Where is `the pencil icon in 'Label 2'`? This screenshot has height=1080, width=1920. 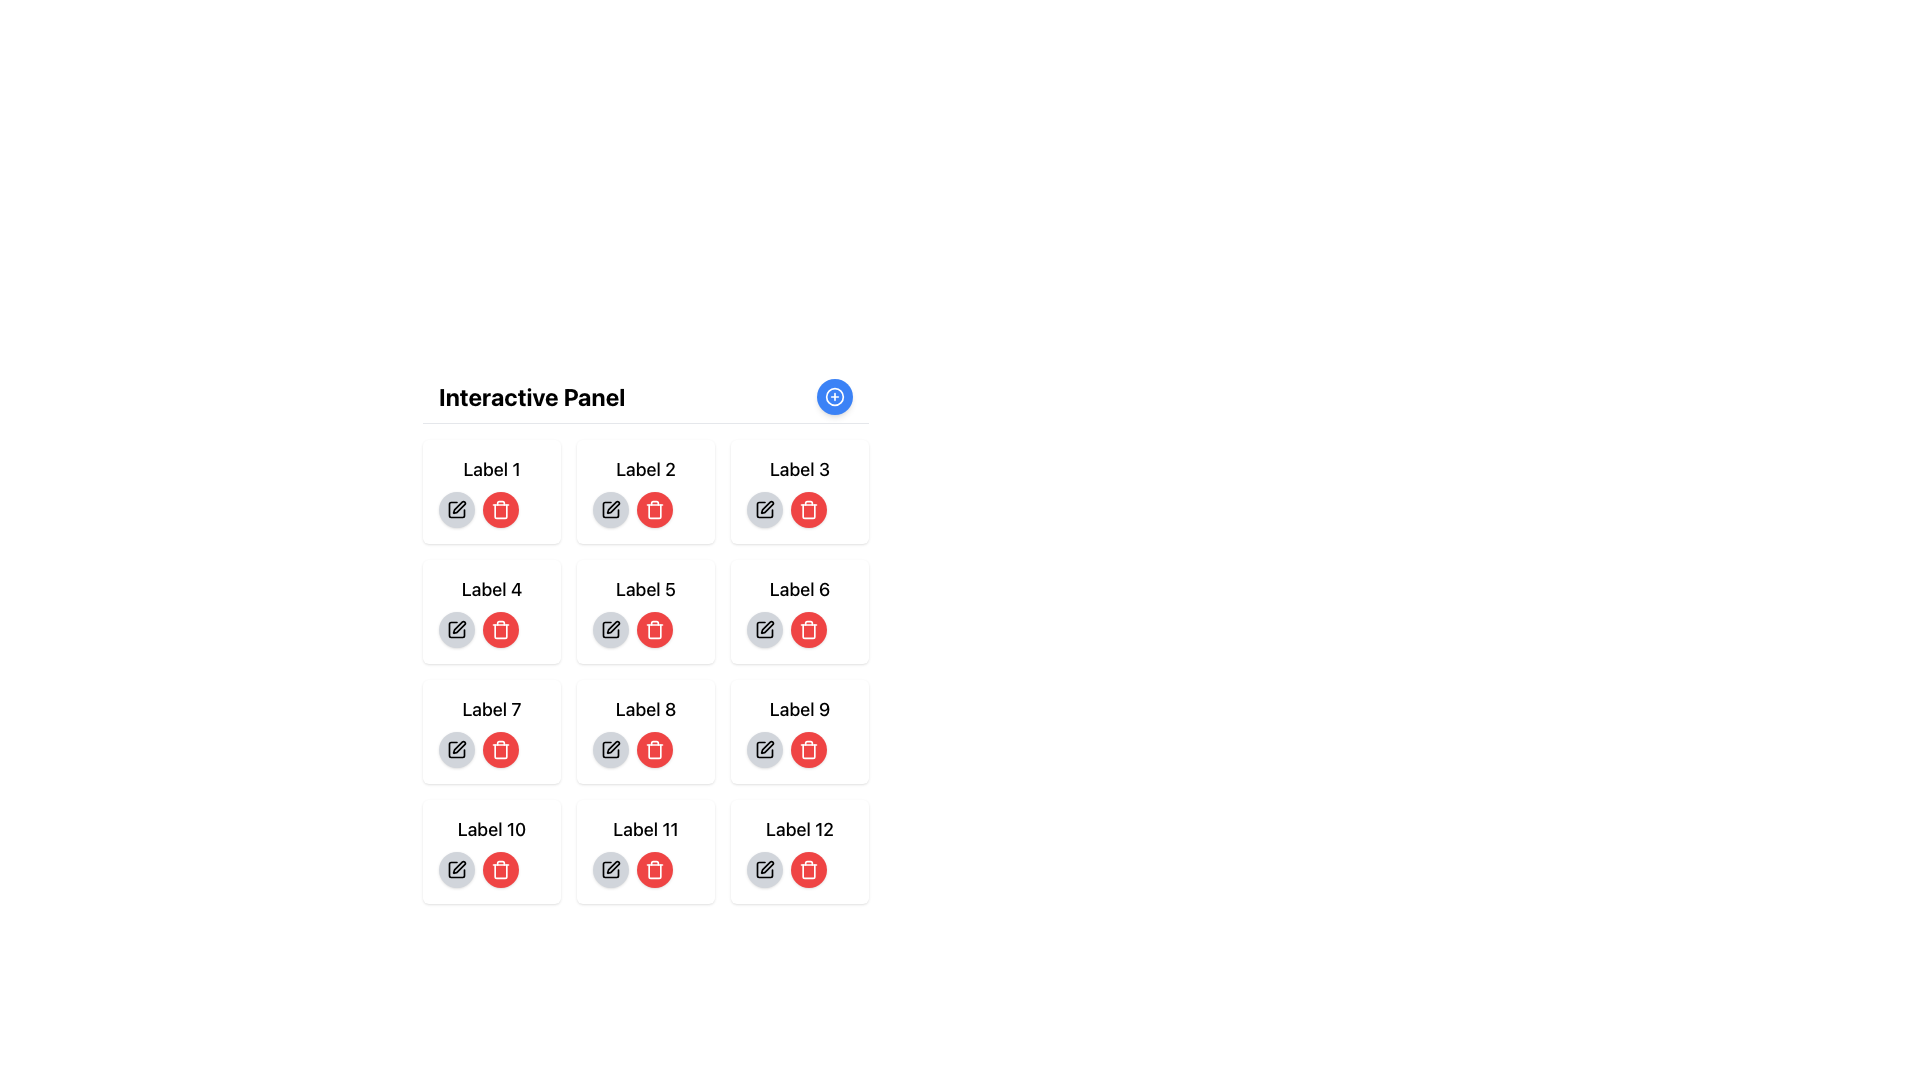
the pencil icon in 'Label 2' is located at coordinates (609, 508).